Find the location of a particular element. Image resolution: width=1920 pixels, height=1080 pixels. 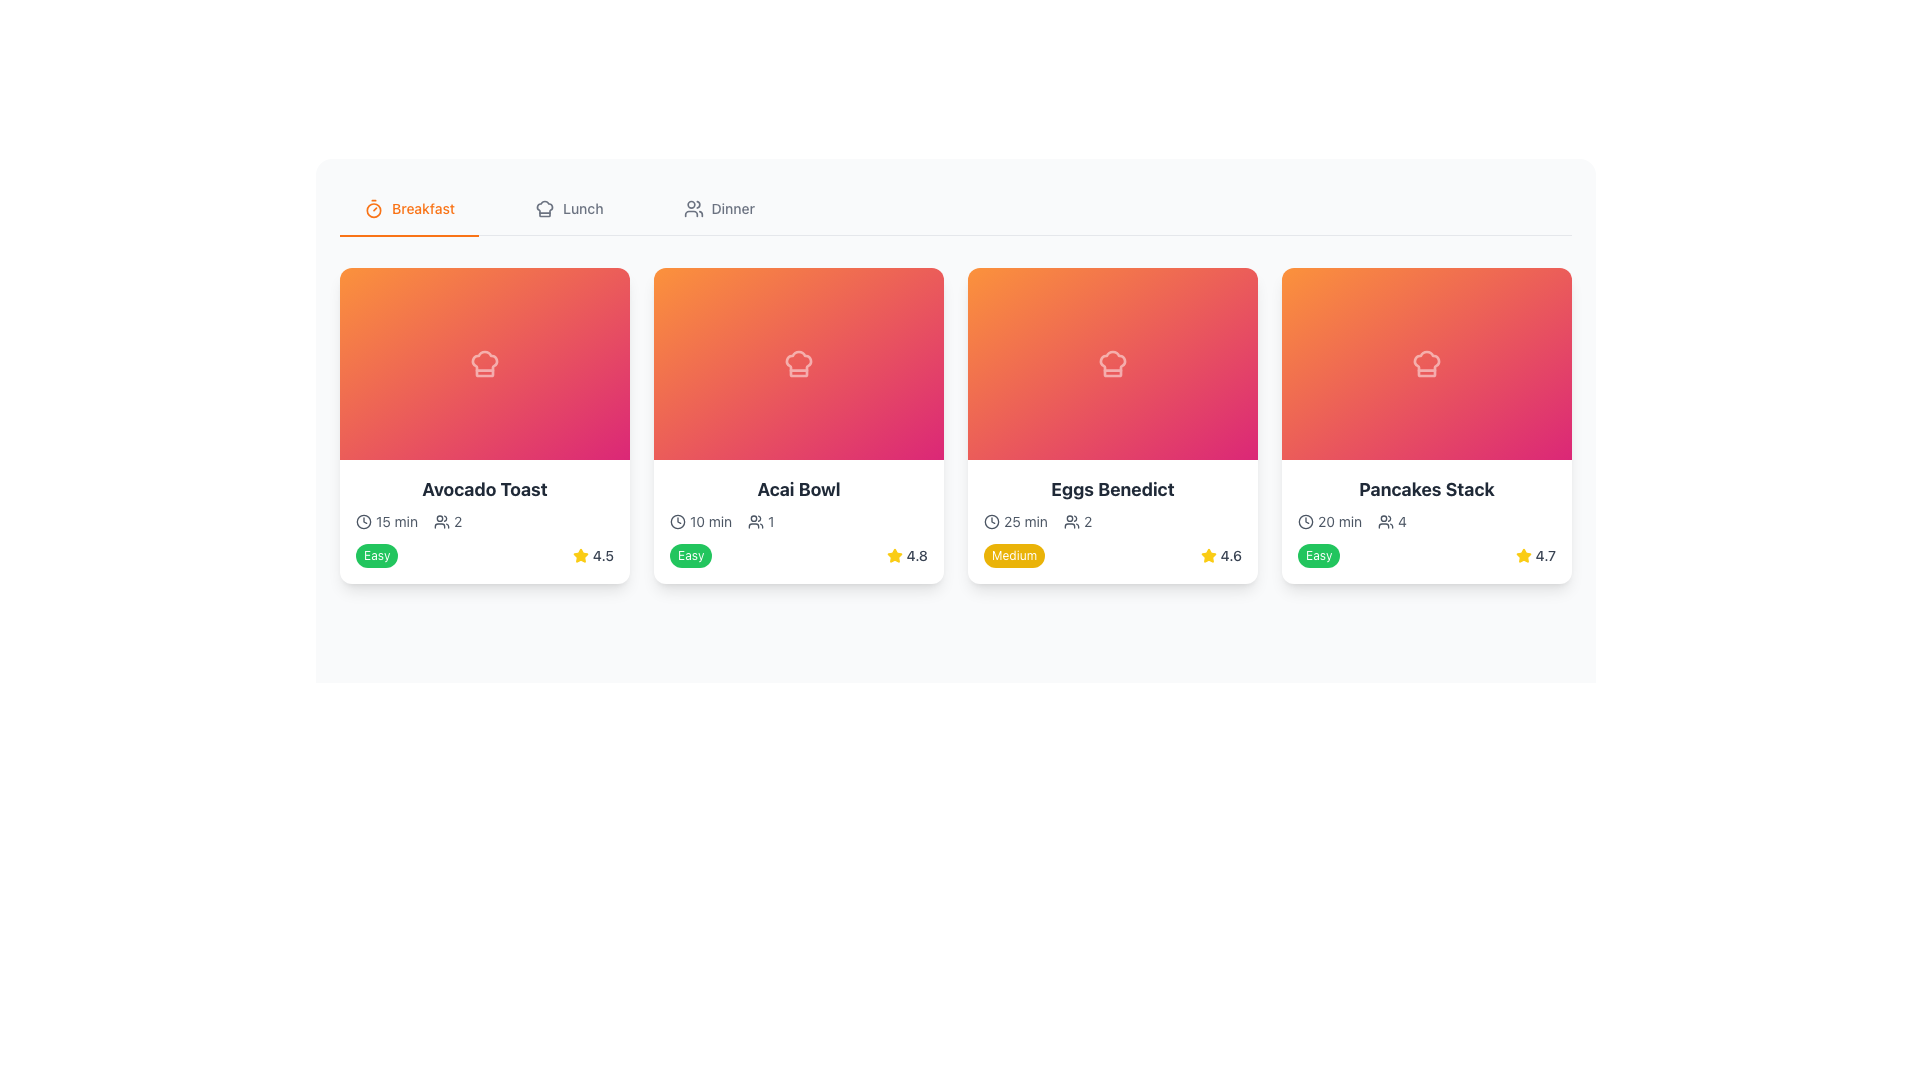

the 'Breakfast' interactive button, which features a timer icon on the left and bold orange text is located at coordinates (408, 209).